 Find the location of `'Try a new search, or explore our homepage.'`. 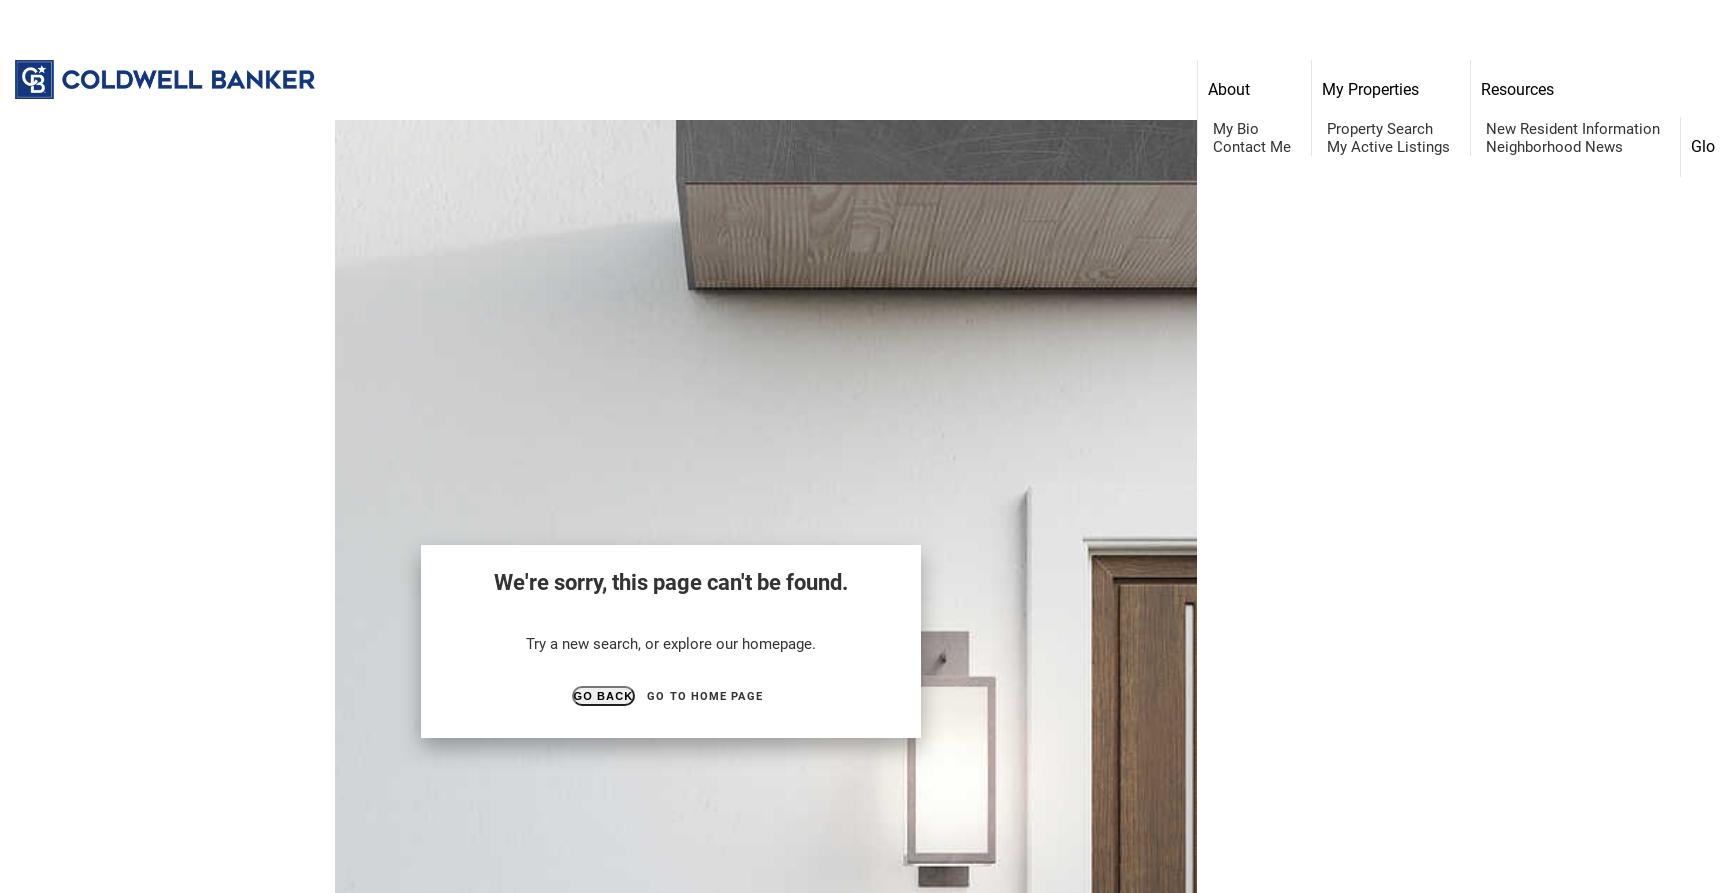

'Try a new search, or explore our homepage.' is located at coordinates (525, 644).